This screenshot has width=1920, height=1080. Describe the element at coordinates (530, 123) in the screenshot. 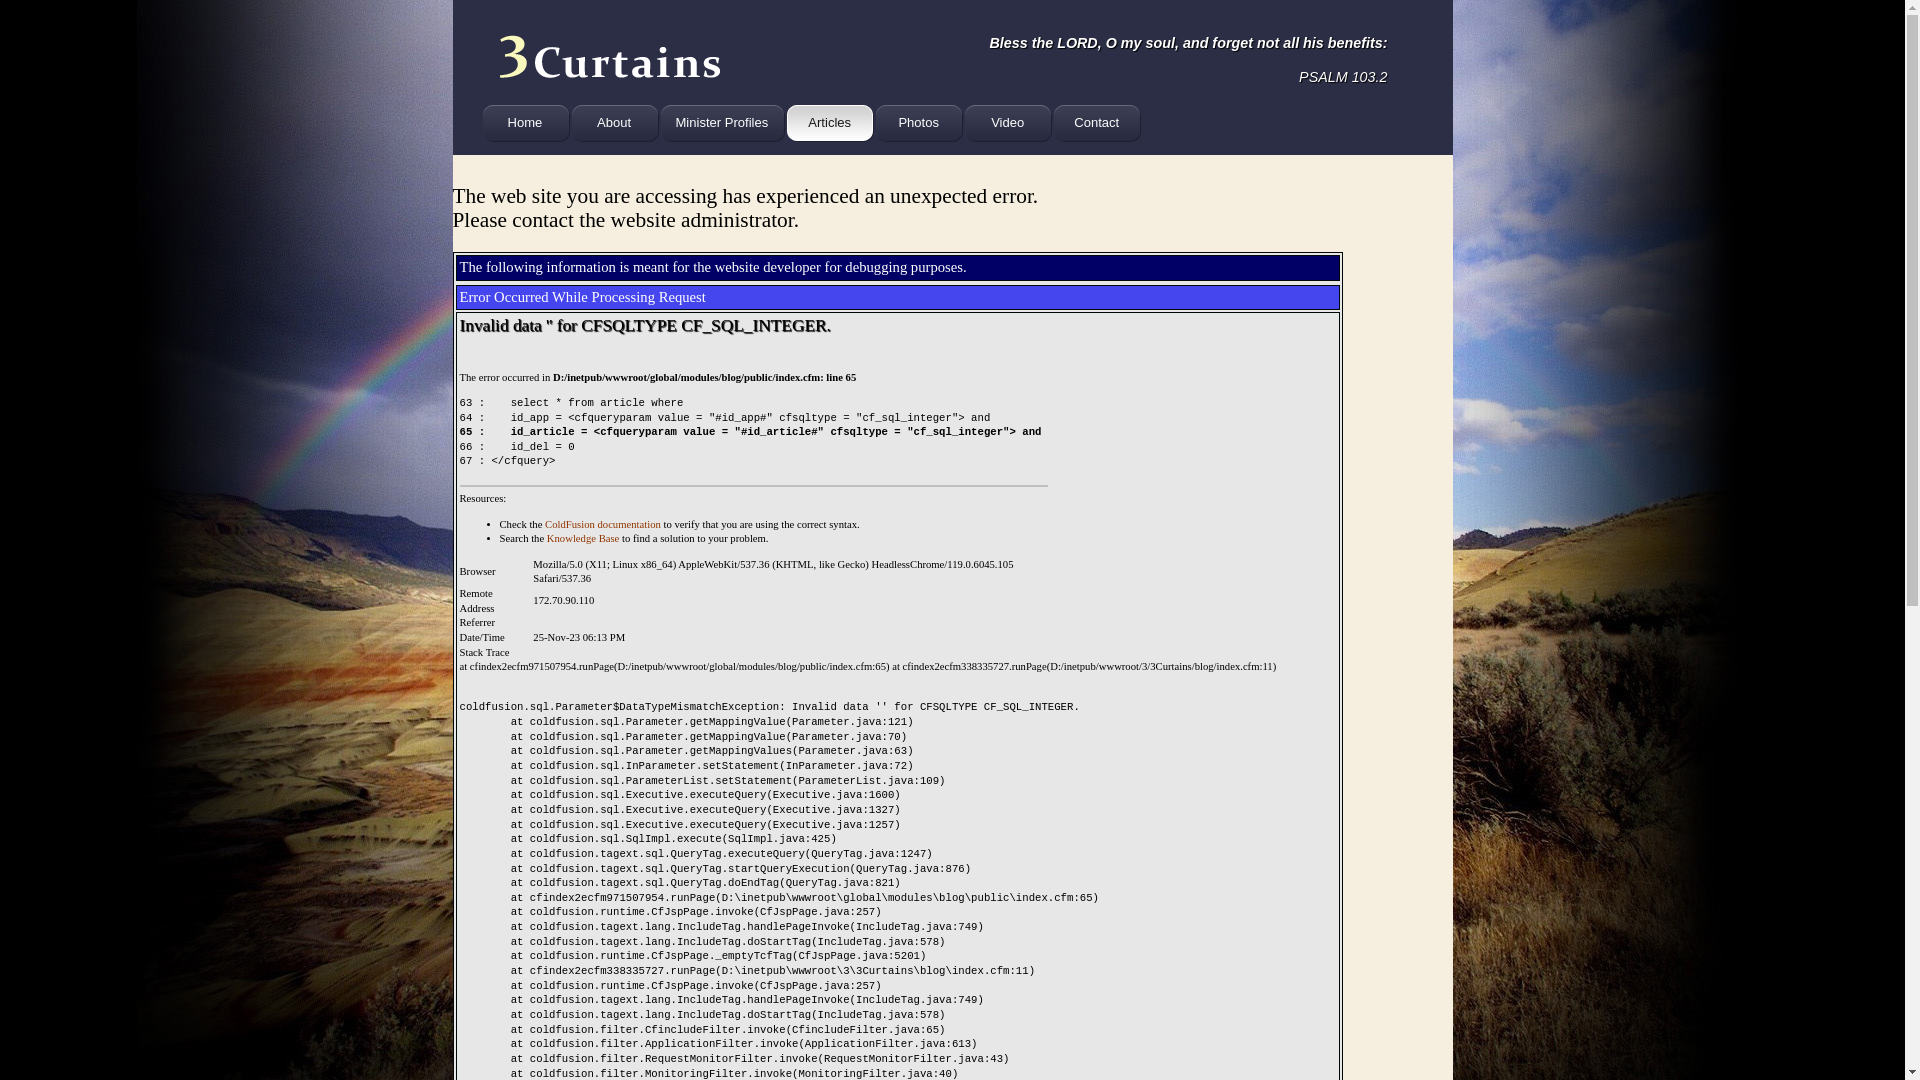

I see `'Home'` at that location.